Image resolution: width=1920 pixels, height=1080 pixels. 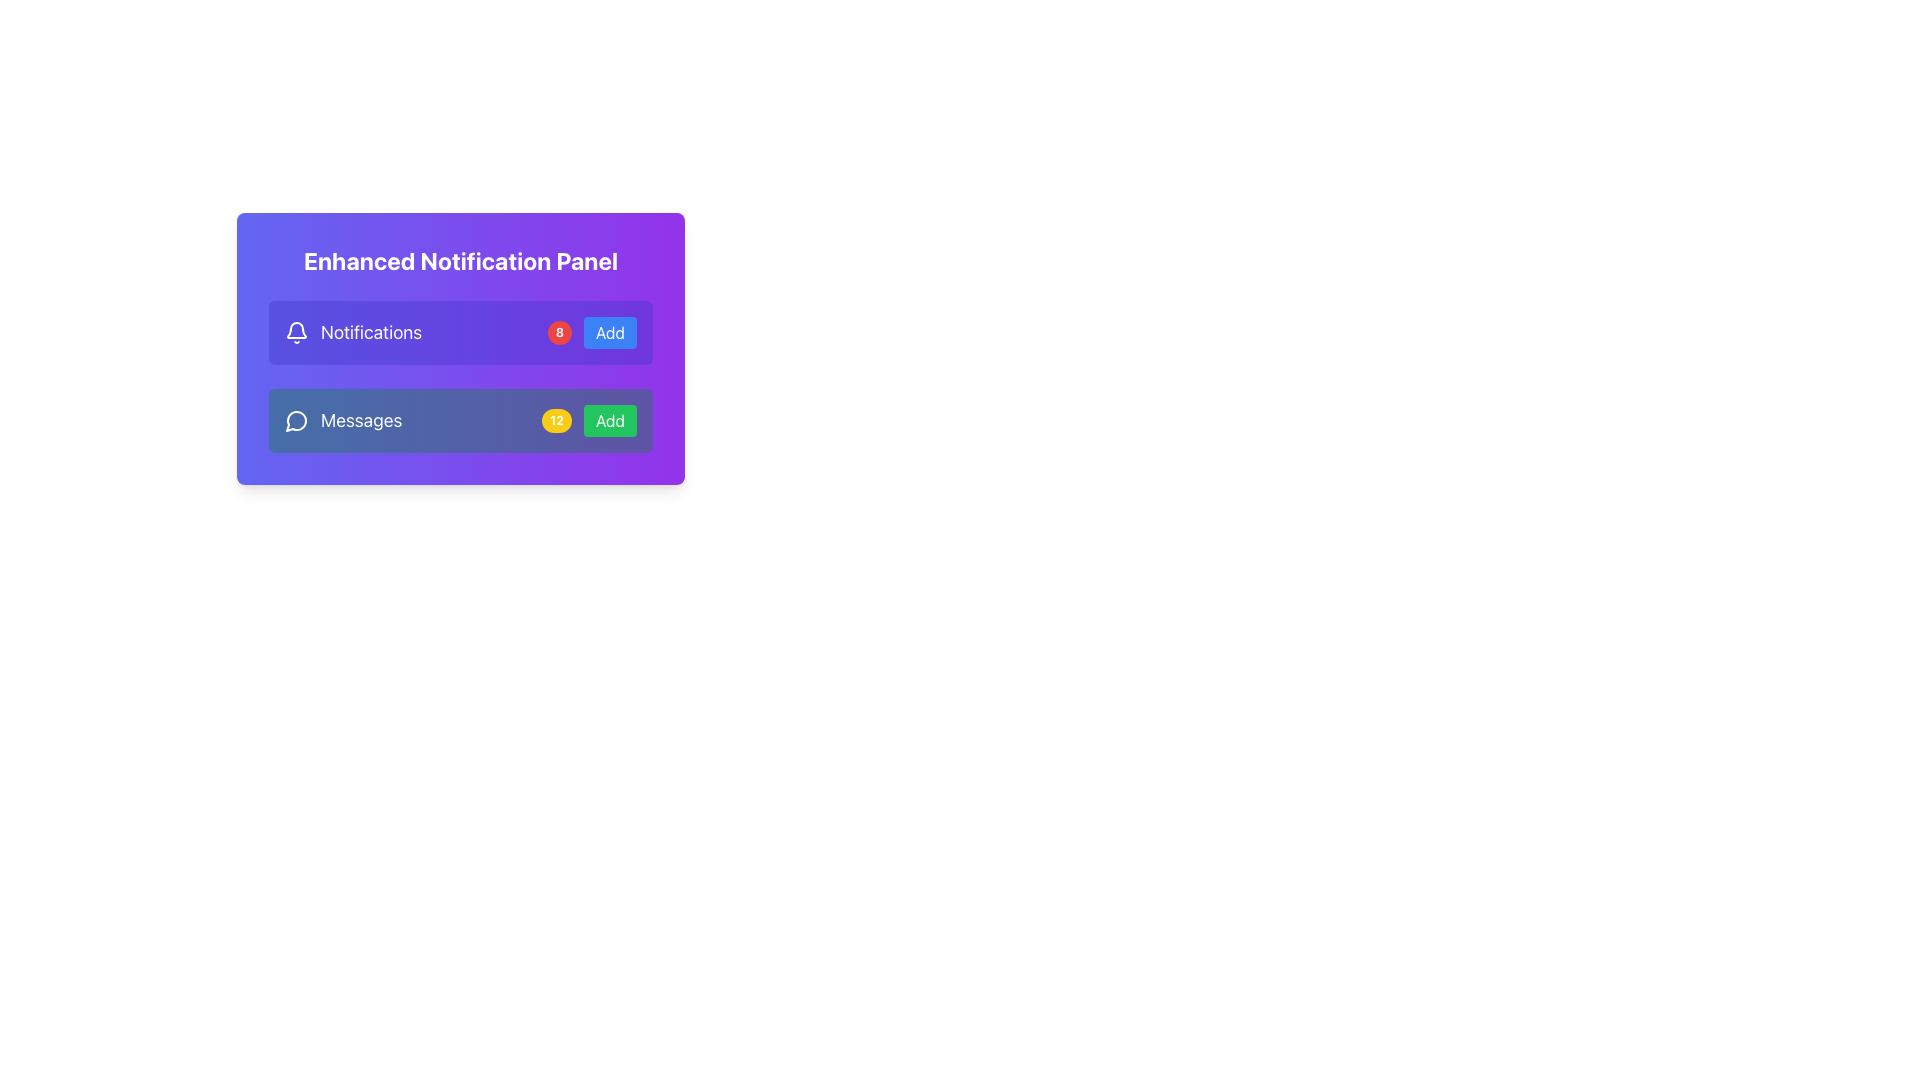 I want to click on the 'Messages' text with a speech bubble icon located in the lower half of the purple notification panel, so click(x=343, y=419).